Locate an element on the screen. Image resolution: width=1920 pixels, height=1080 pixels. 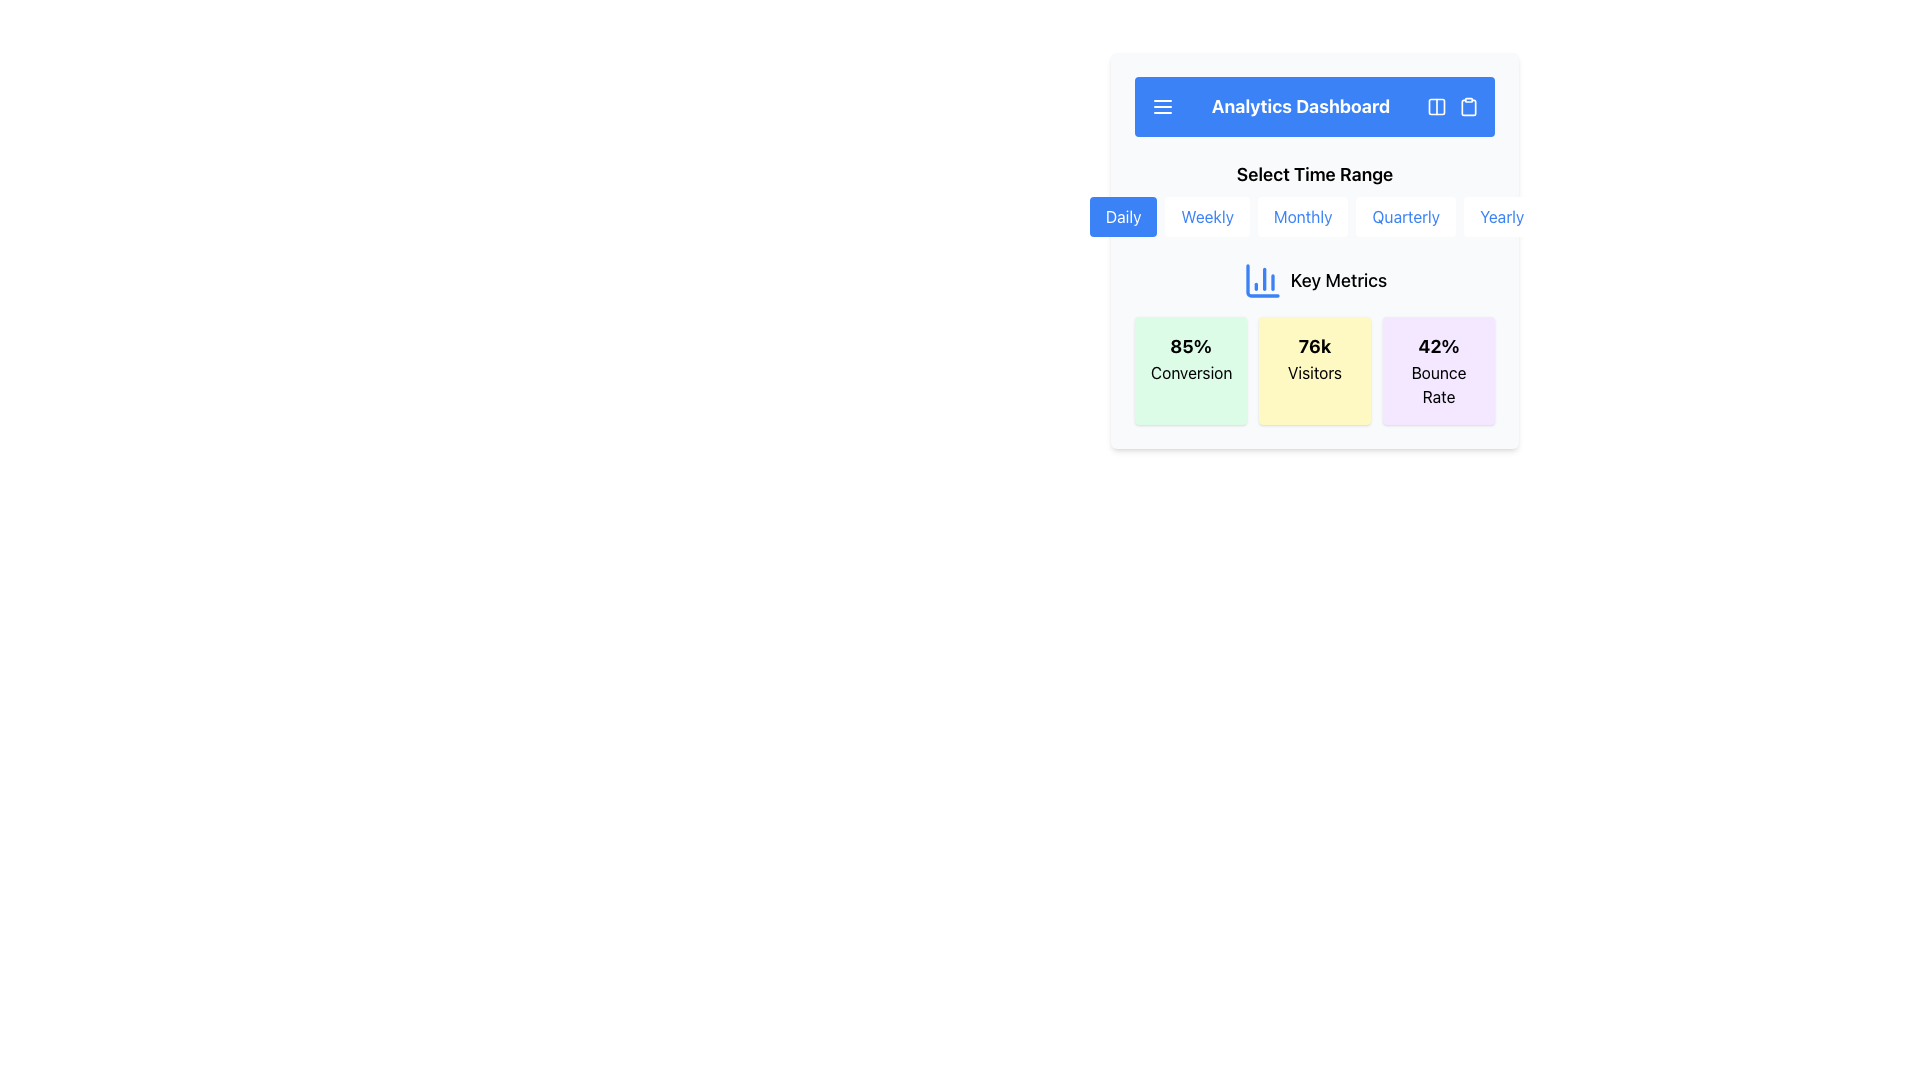
the 'Monthly' button located in the horizontal group of buttons under 'Analytics Dashboard' is located at coordinates (1303, 216).